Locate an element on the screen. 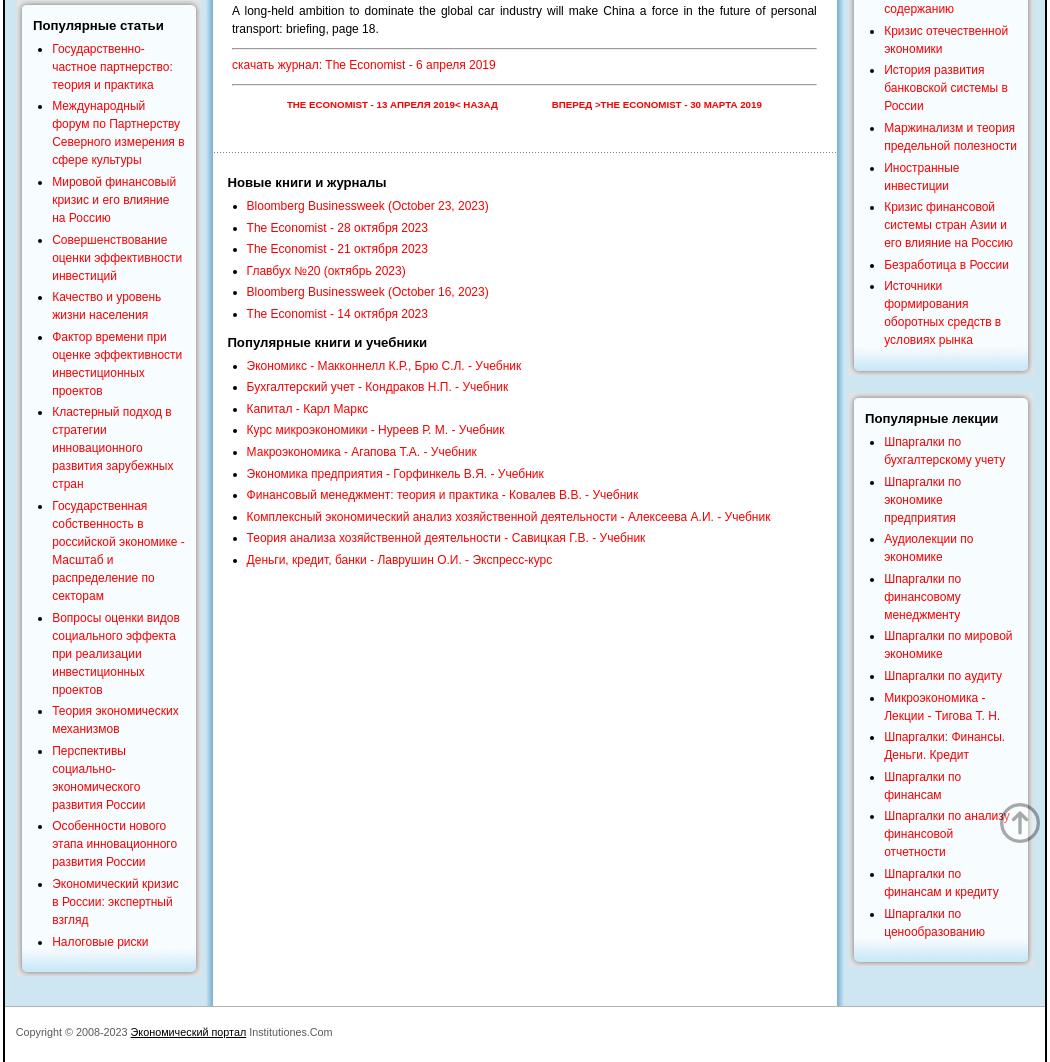 This screenshot has height=1062, width=1050. 'Bloomberg Businessweek (October 16, 2023)' is located at coordinates (365, 291).